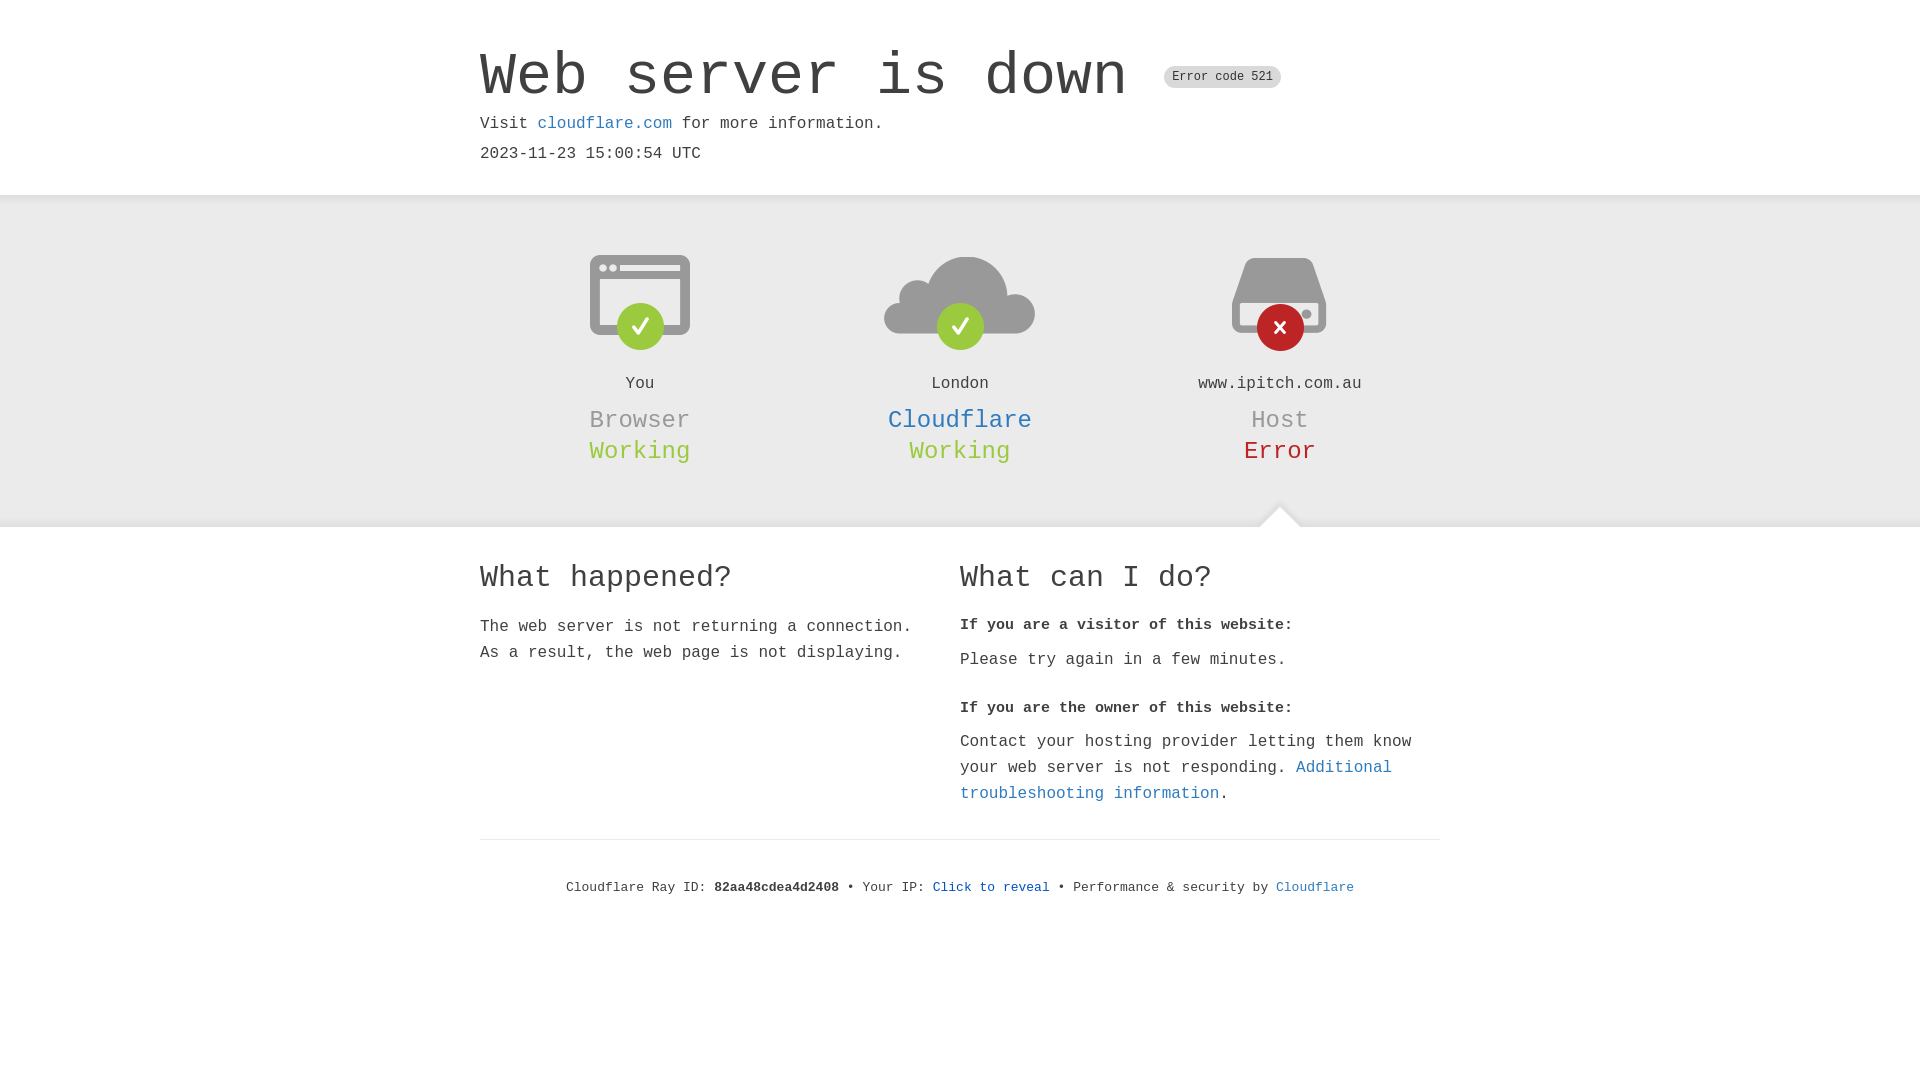 The height and width of the screenshot is (1080, 1920). What do you see at coordinates (991, 886) in the screenshot?
I see `'Click to reveal'` at bounding box center [991, 886].